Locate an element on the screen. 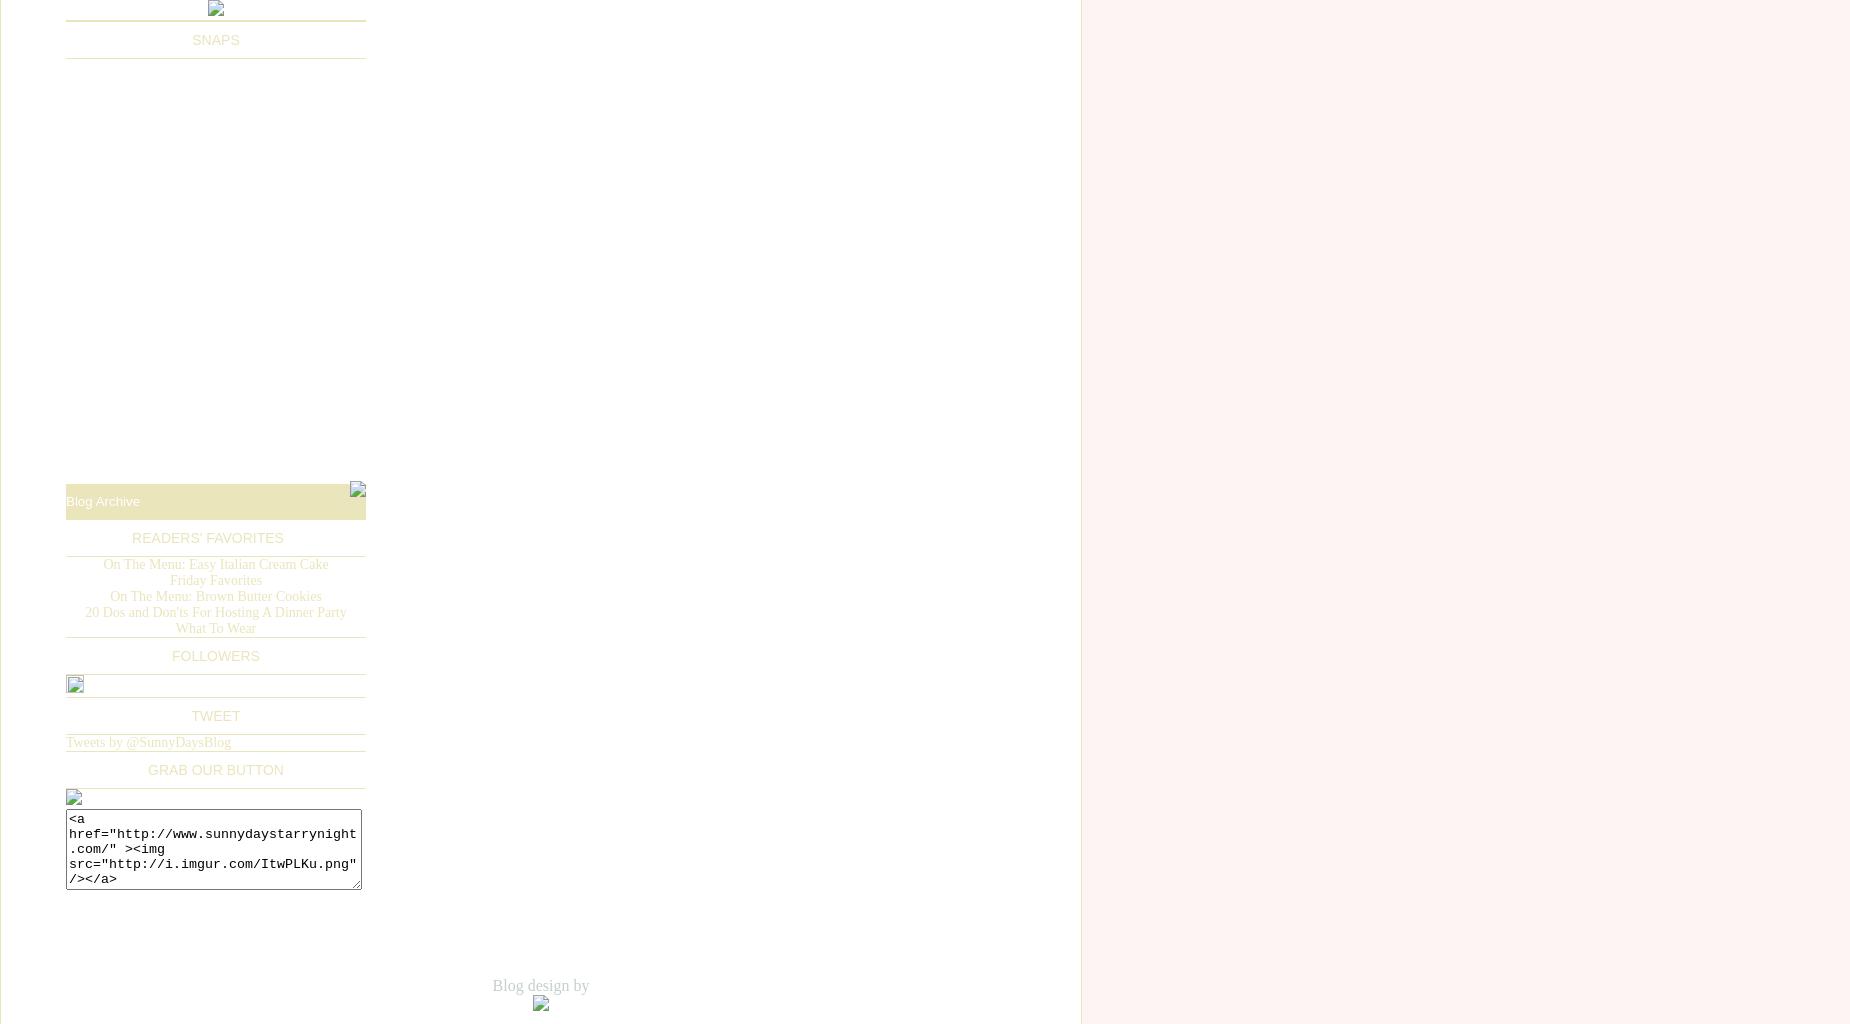 This screenshot has width=1850, height=1024. 'Friday Favorites' is located at coordinates (214, 578).